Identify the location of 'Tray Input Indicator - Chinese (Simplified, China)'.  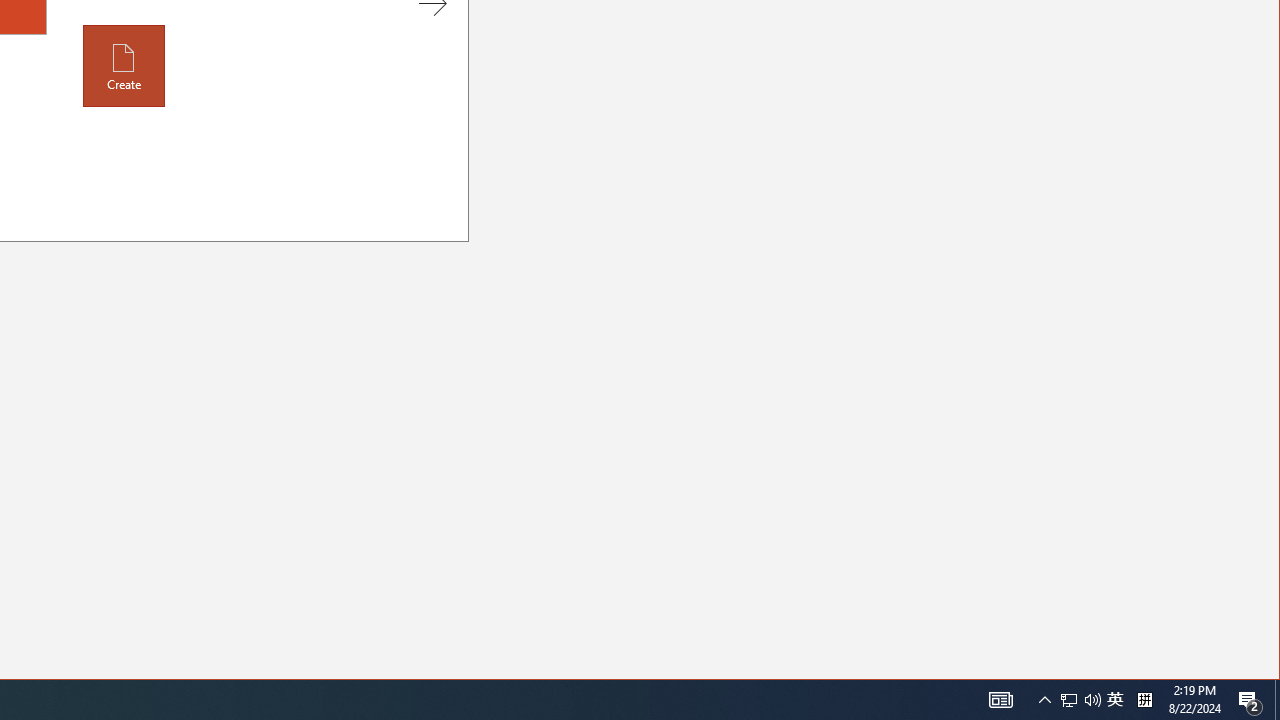
(1092, 698).